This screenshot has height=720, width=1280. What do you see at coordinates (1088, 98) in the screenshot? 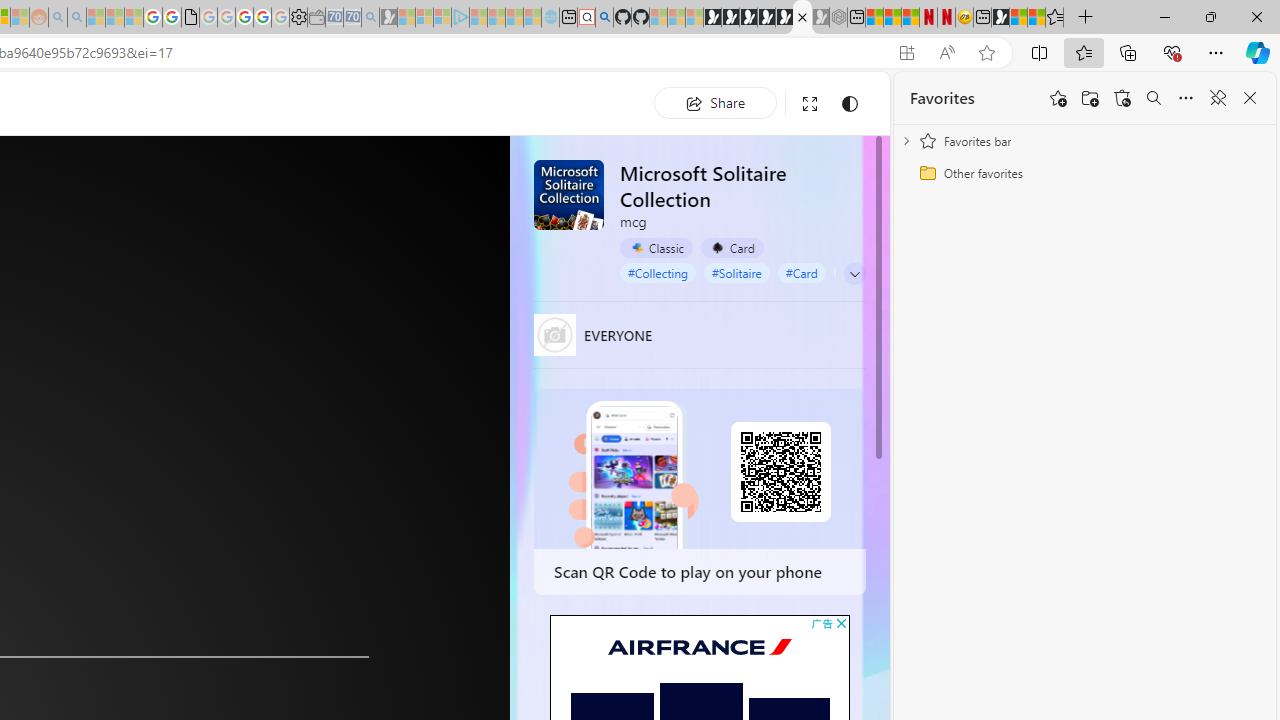
I see `'Add folder'` at bounding box center [1088, 98].